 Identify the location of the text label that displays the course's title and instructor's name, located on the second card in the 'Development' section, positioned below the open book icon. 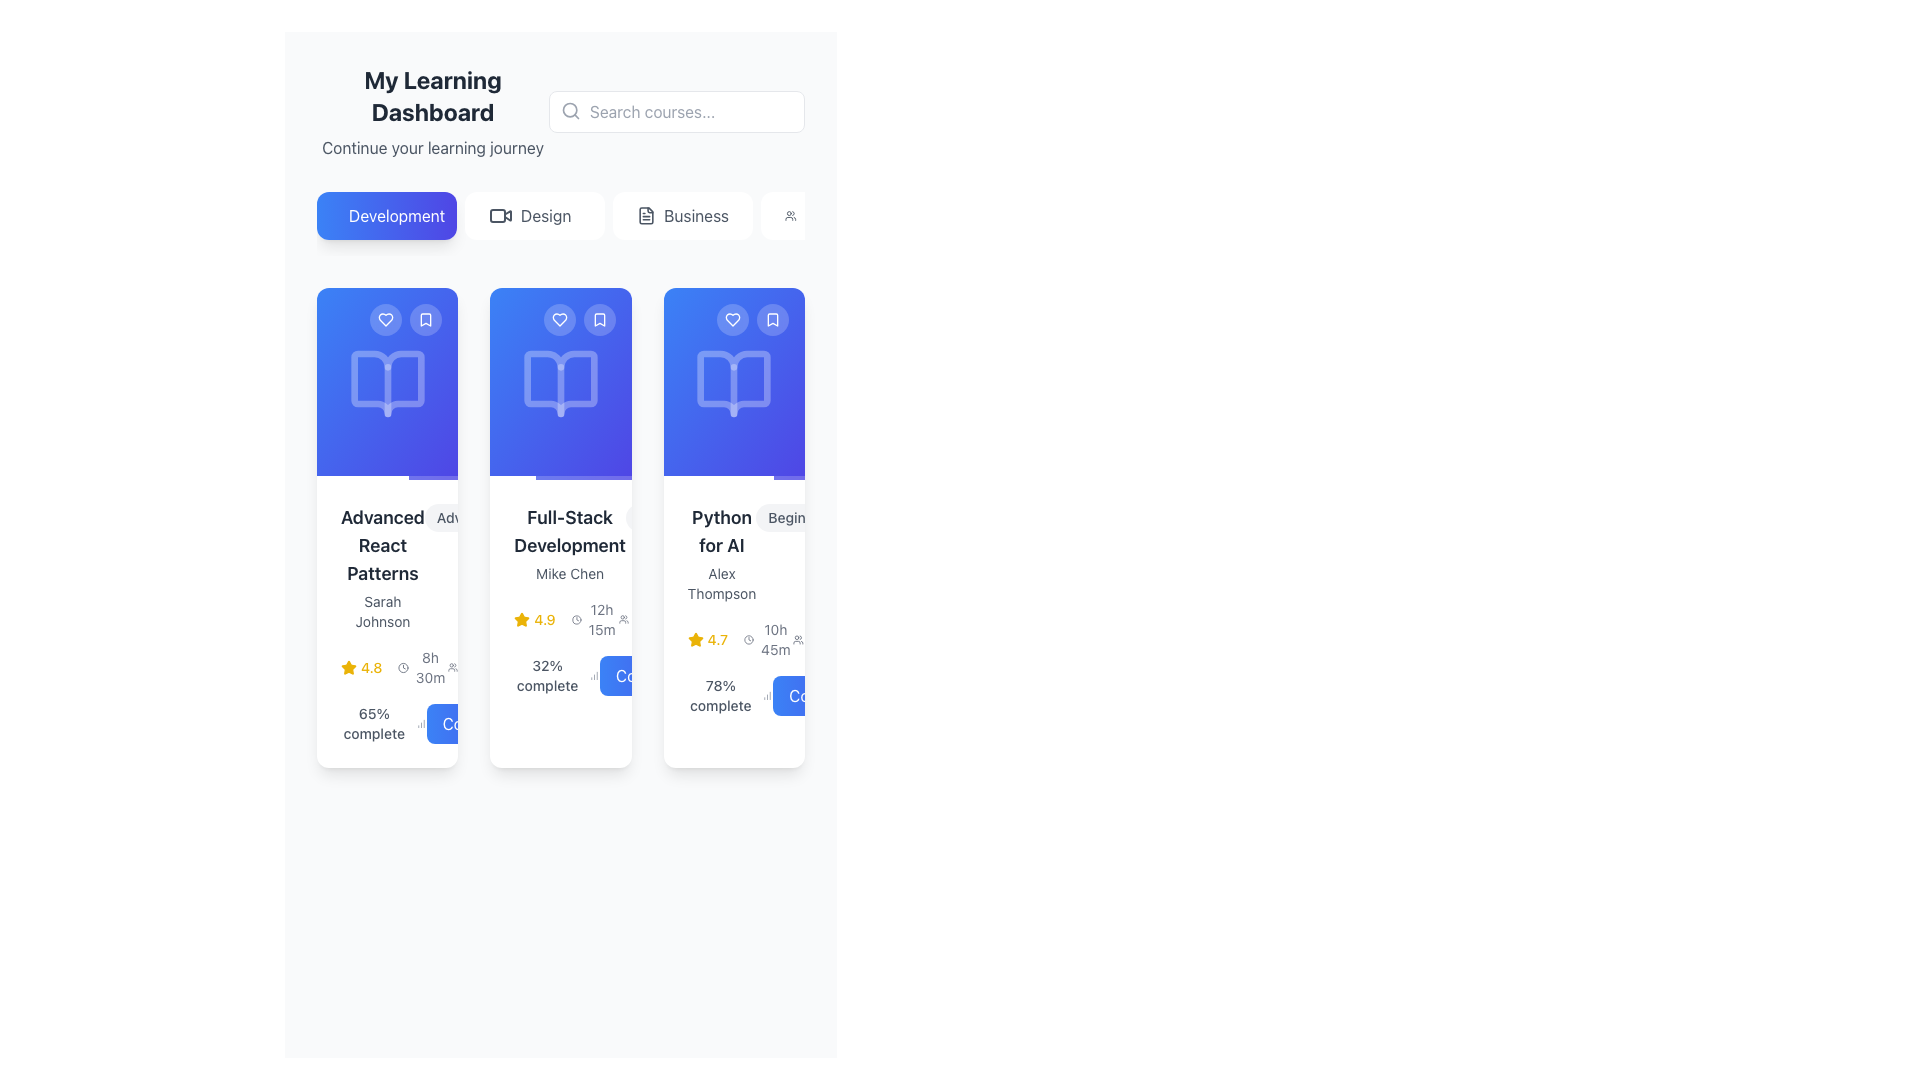
(560, 543).